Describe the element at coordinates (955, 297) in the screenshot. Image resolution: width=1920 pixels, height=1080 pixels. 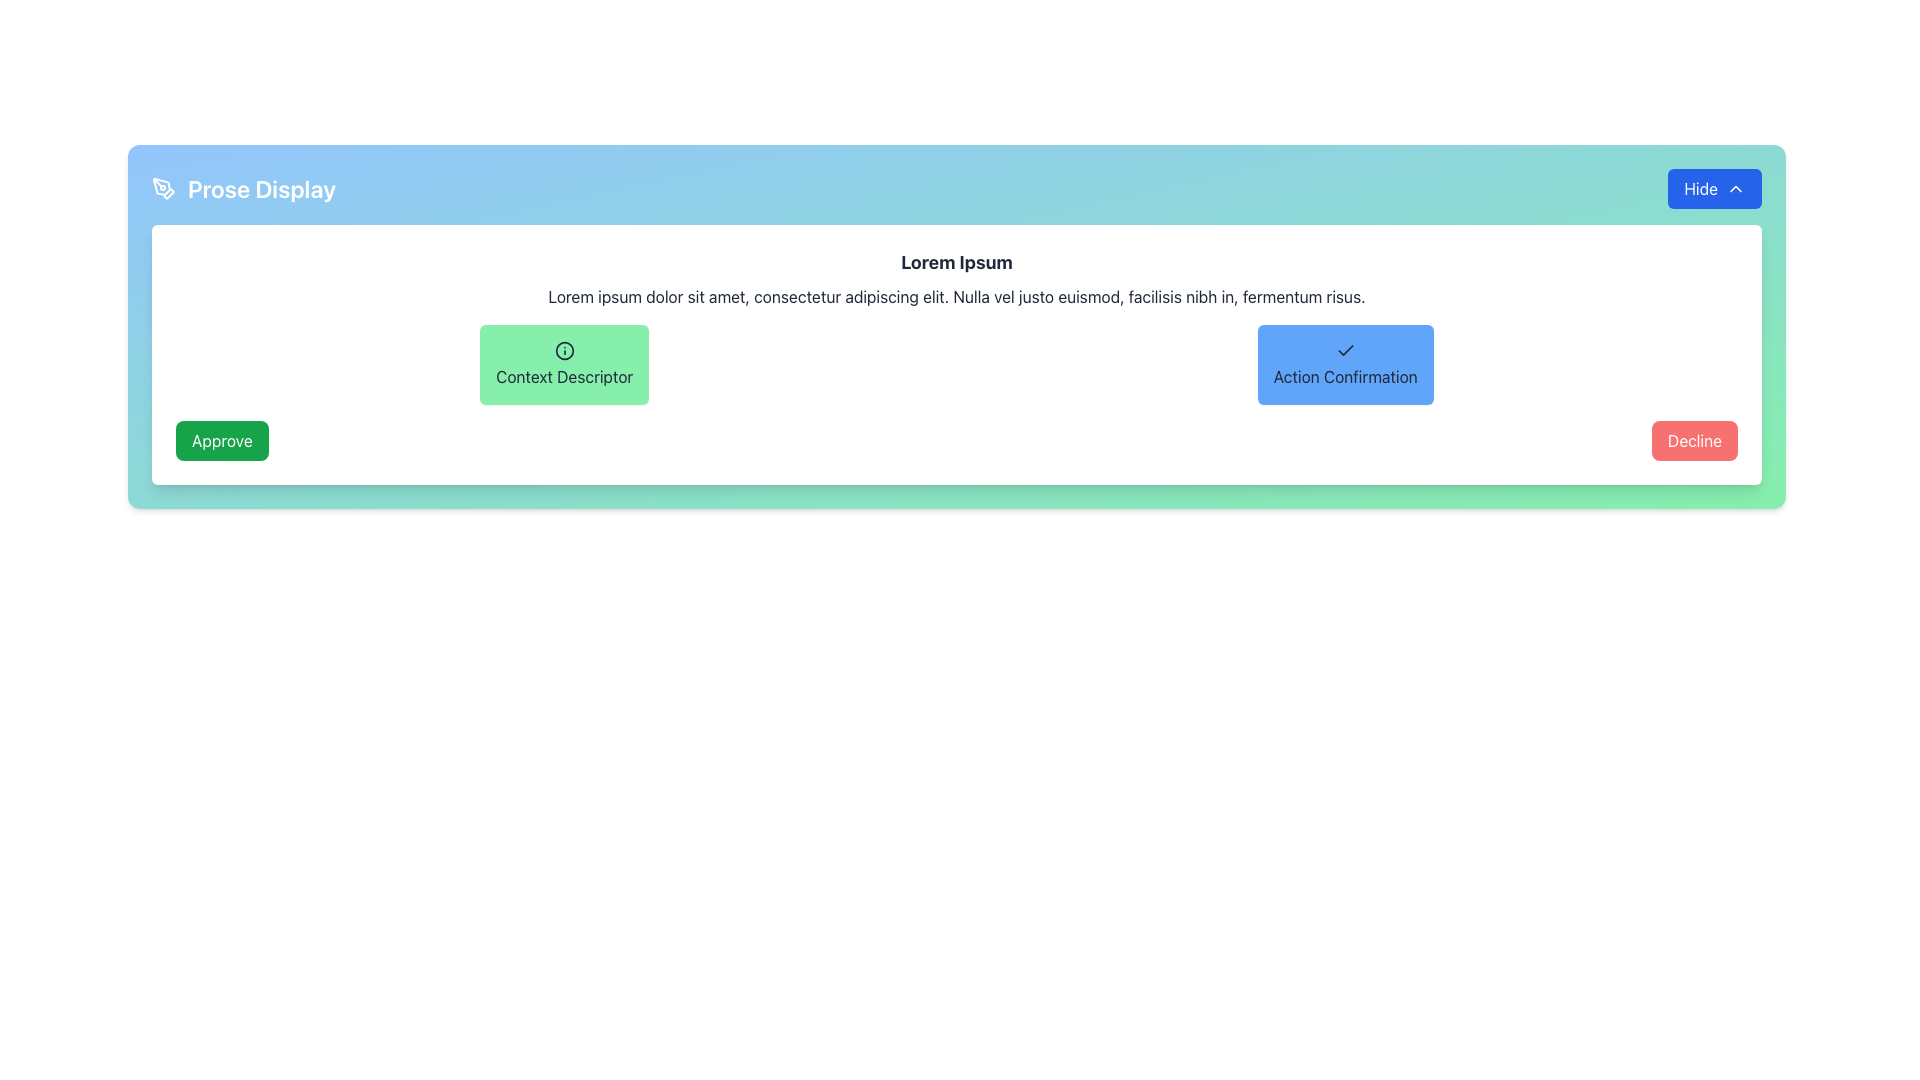
I see `the Text Label displaying the sentence: 'Lorem ipsum dolor sit amet, consectetur adipiscing elit. Nulla vel justo euismod, facilisis nibh in, fermentum risus.' which is positioned below the header 'Lorem Ipsum' and above the buttons 'Context Descriptor' and 'Action Confirmation'` at that location.